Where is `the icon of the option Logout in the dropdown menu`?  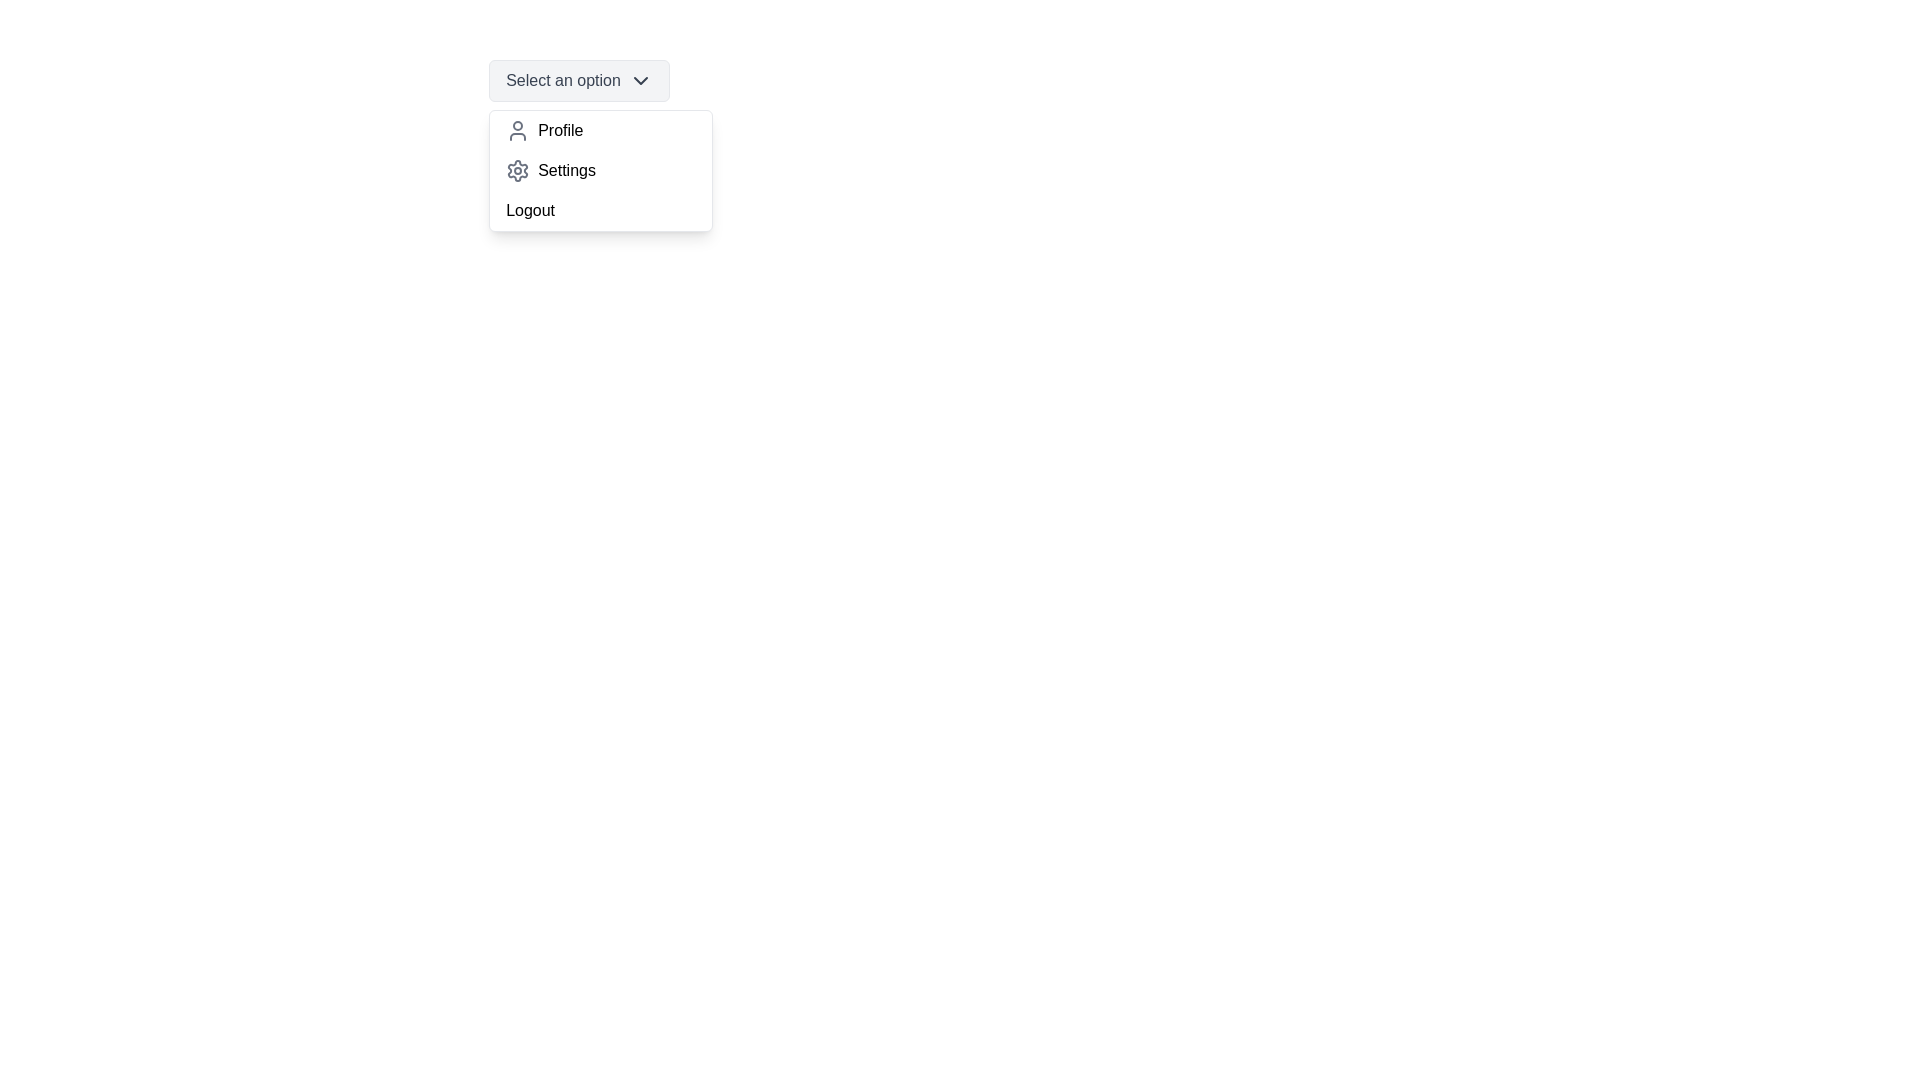 the icon of the option Logout in the dropdown menu is located at coordinates (518, 211).